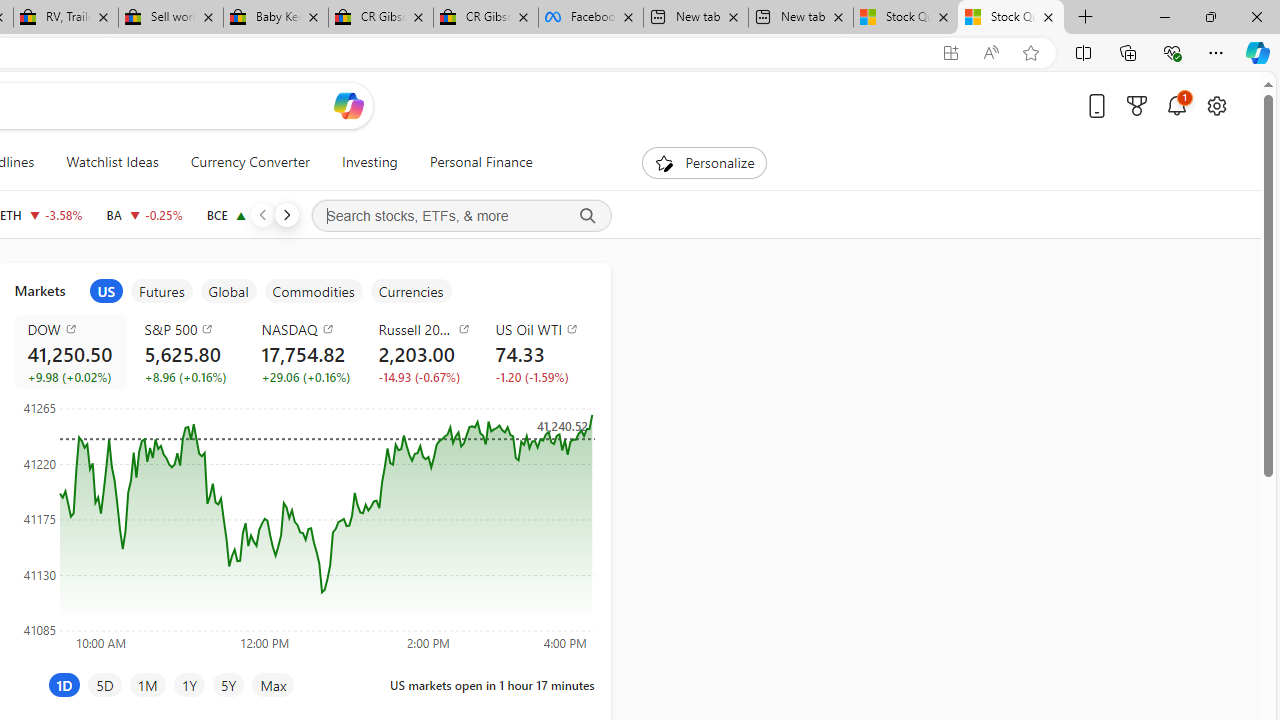 The height and width of the screenshot is (720, 1280). Describe the element at coordinates (589, 17) in the screenshot. I see `'Facebook'` at that location.